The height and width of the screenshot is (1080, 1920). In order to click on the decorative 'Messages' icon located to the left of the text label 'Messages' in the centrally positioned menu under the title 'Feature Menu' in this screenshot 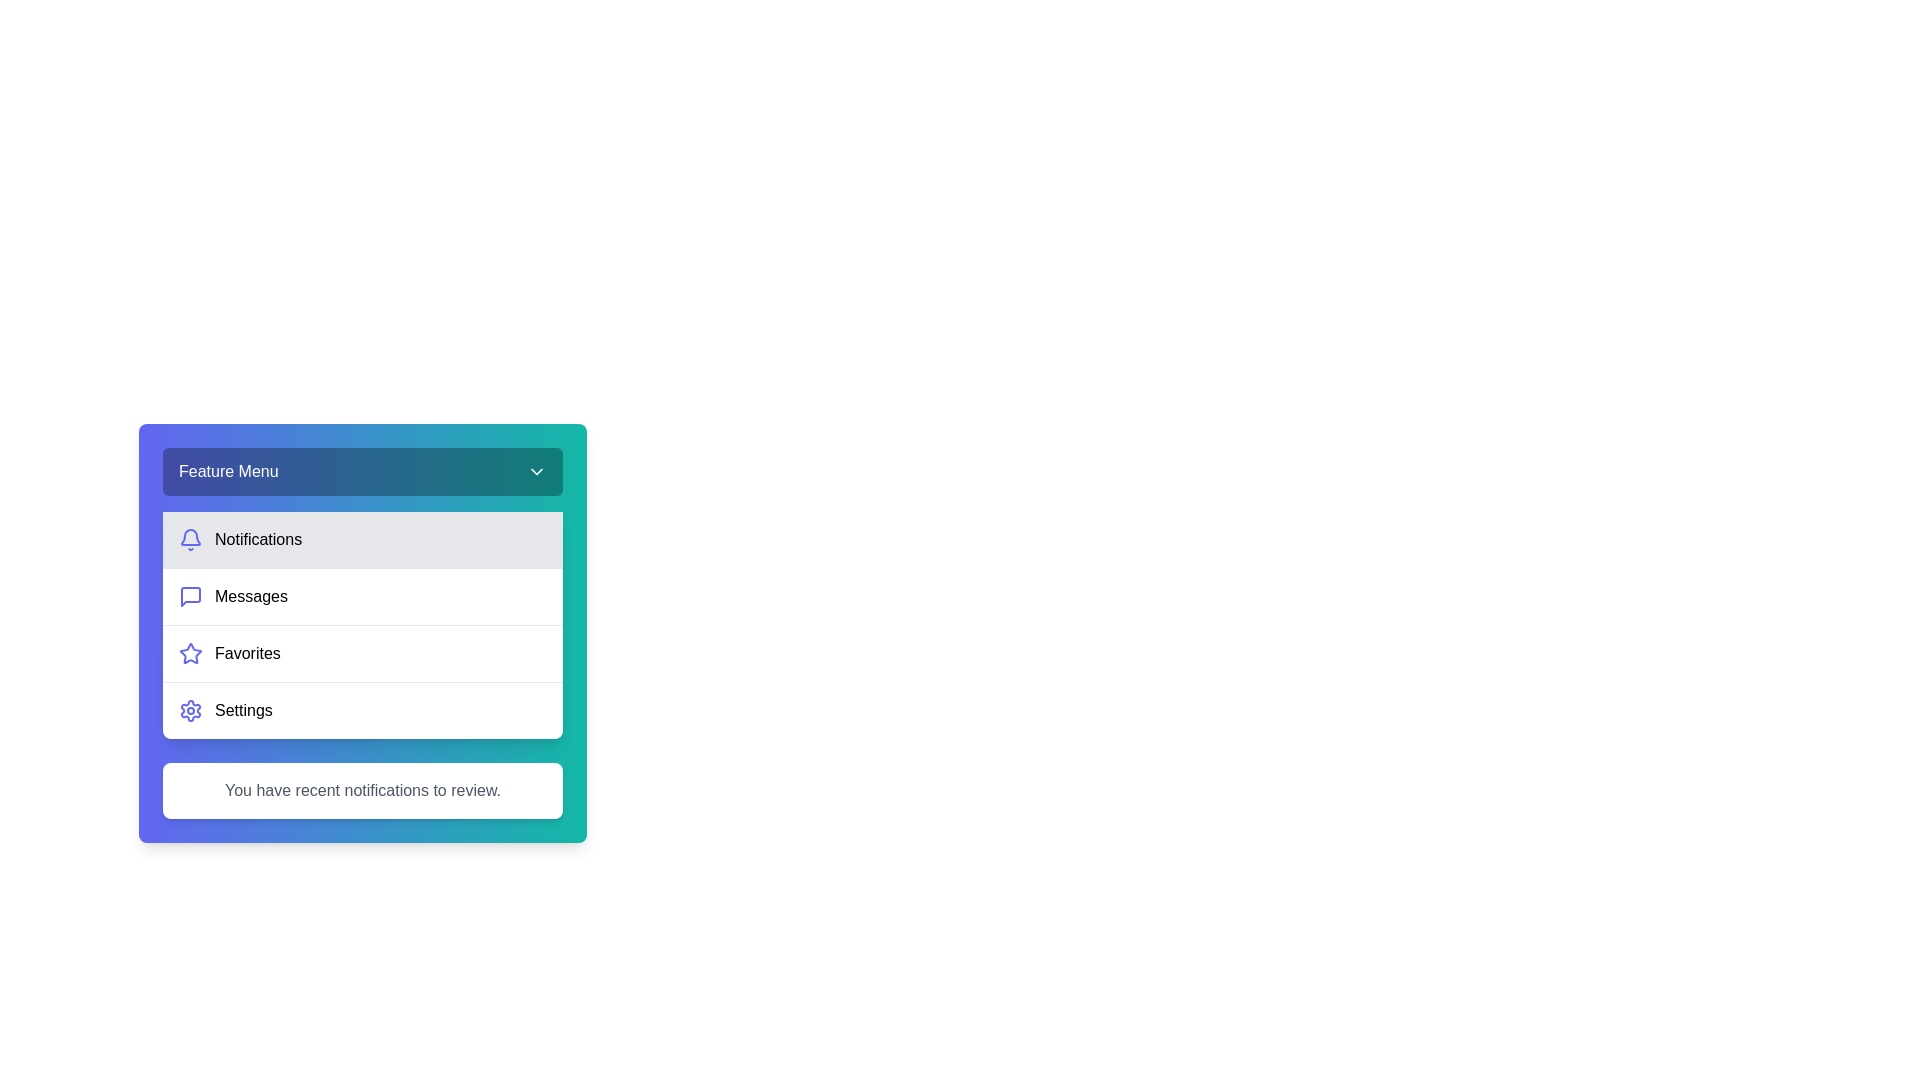, I will do `click(191, 596)`.